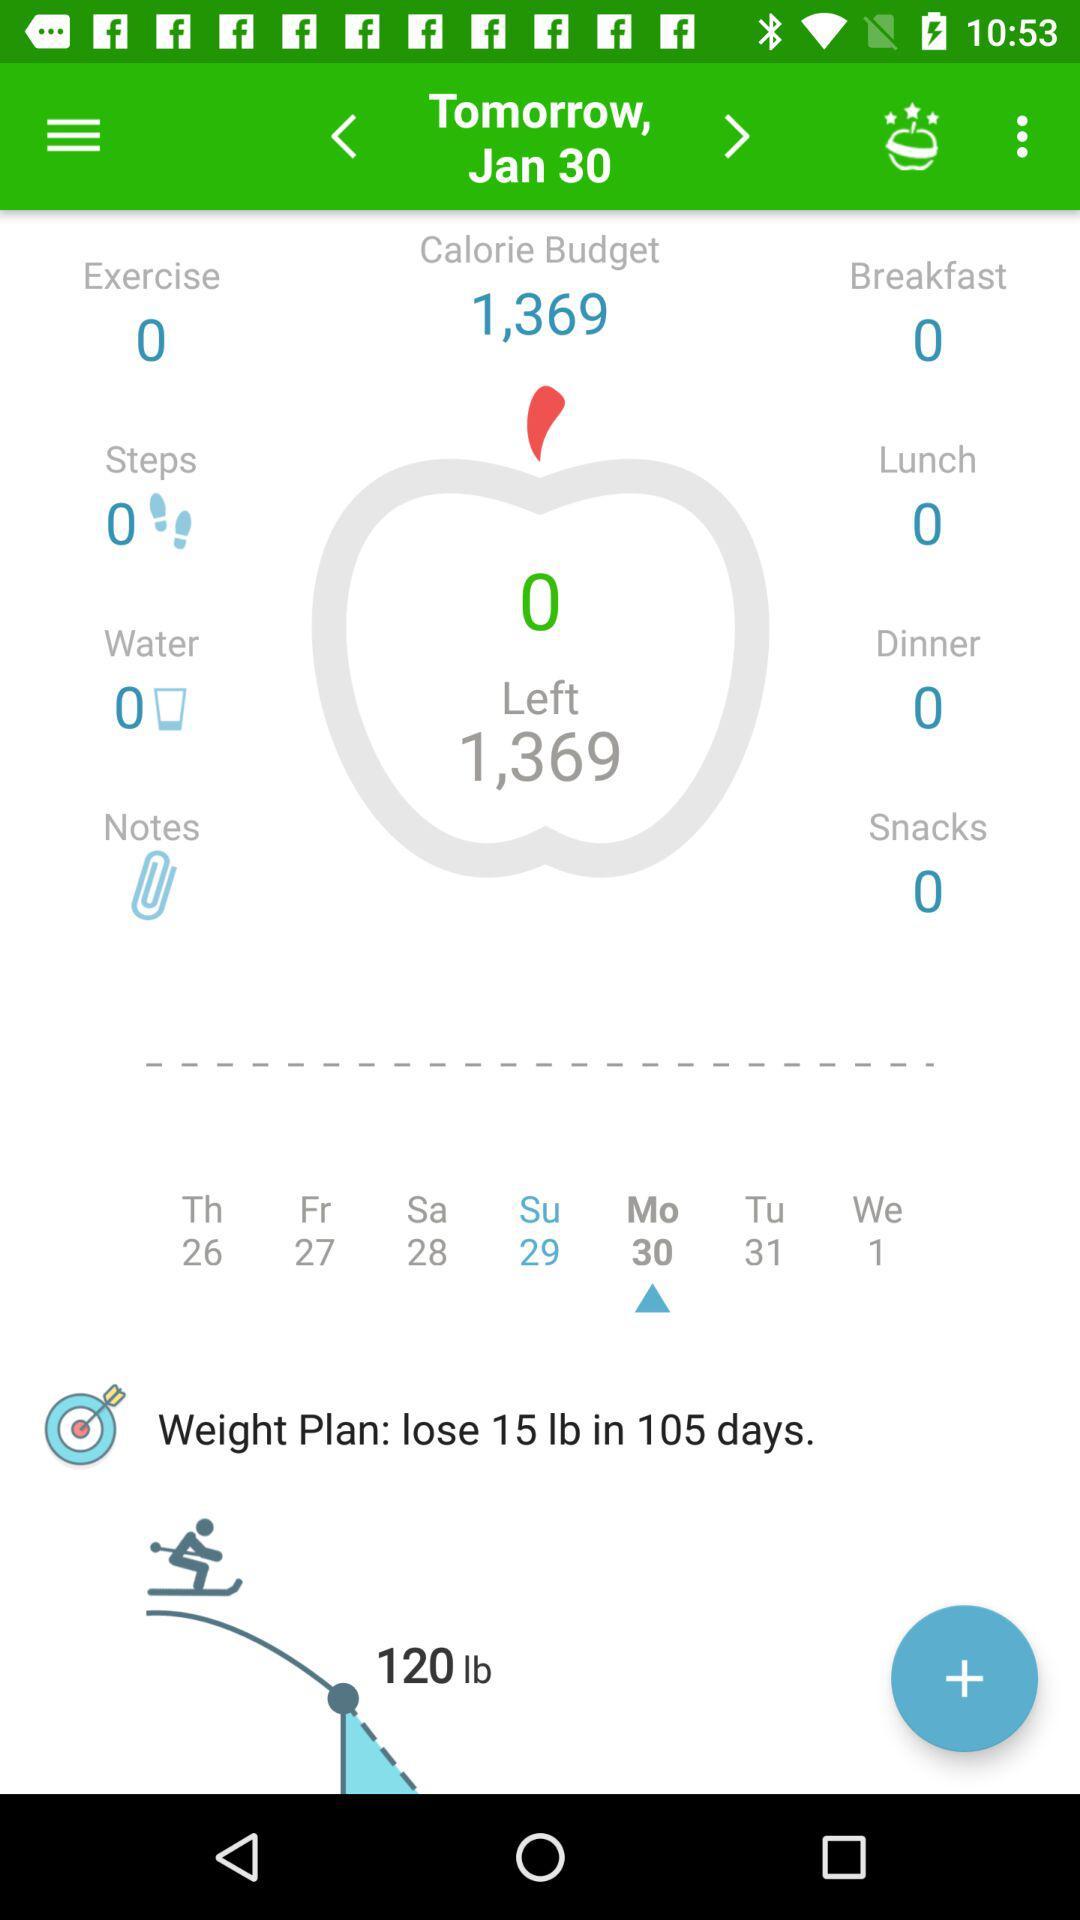 This screenshot has width=1080, height=1920. I want to click on move forward one day, so click(737, 135).